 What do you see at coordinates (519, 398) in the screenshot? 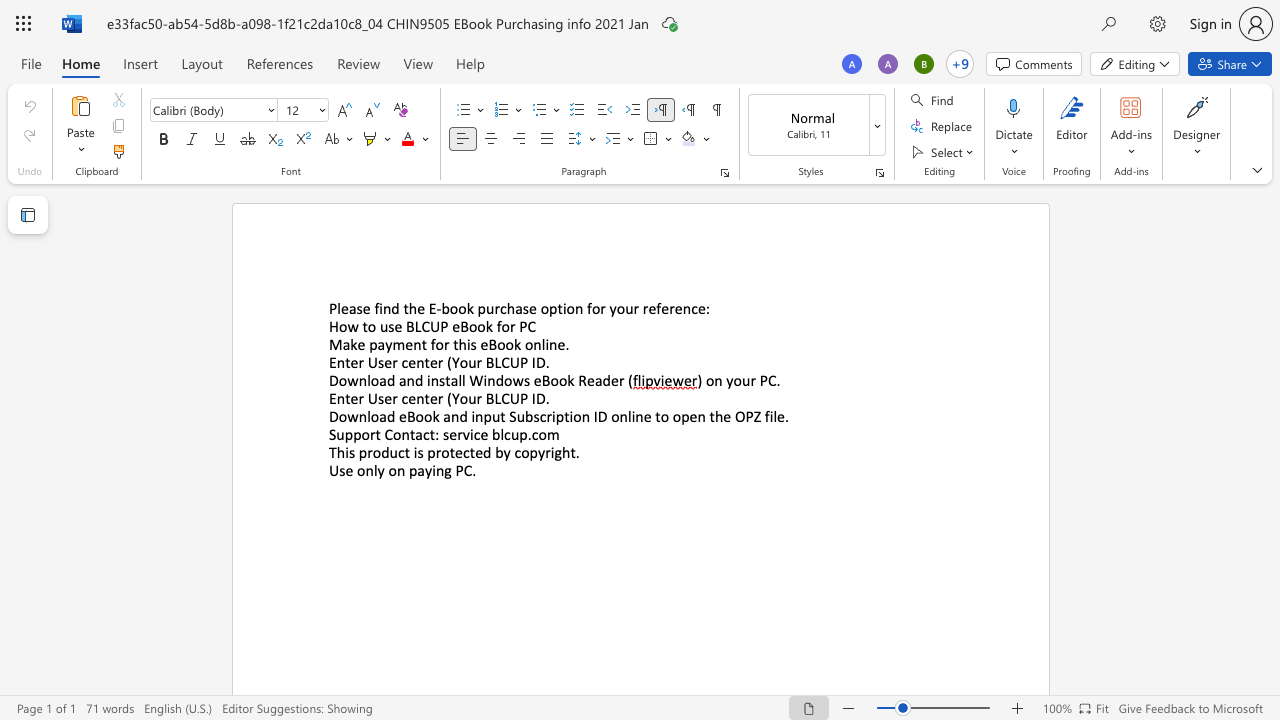
I see `the space between the continuous character "U" and "P" in the text` at bounding box center [519, 398].